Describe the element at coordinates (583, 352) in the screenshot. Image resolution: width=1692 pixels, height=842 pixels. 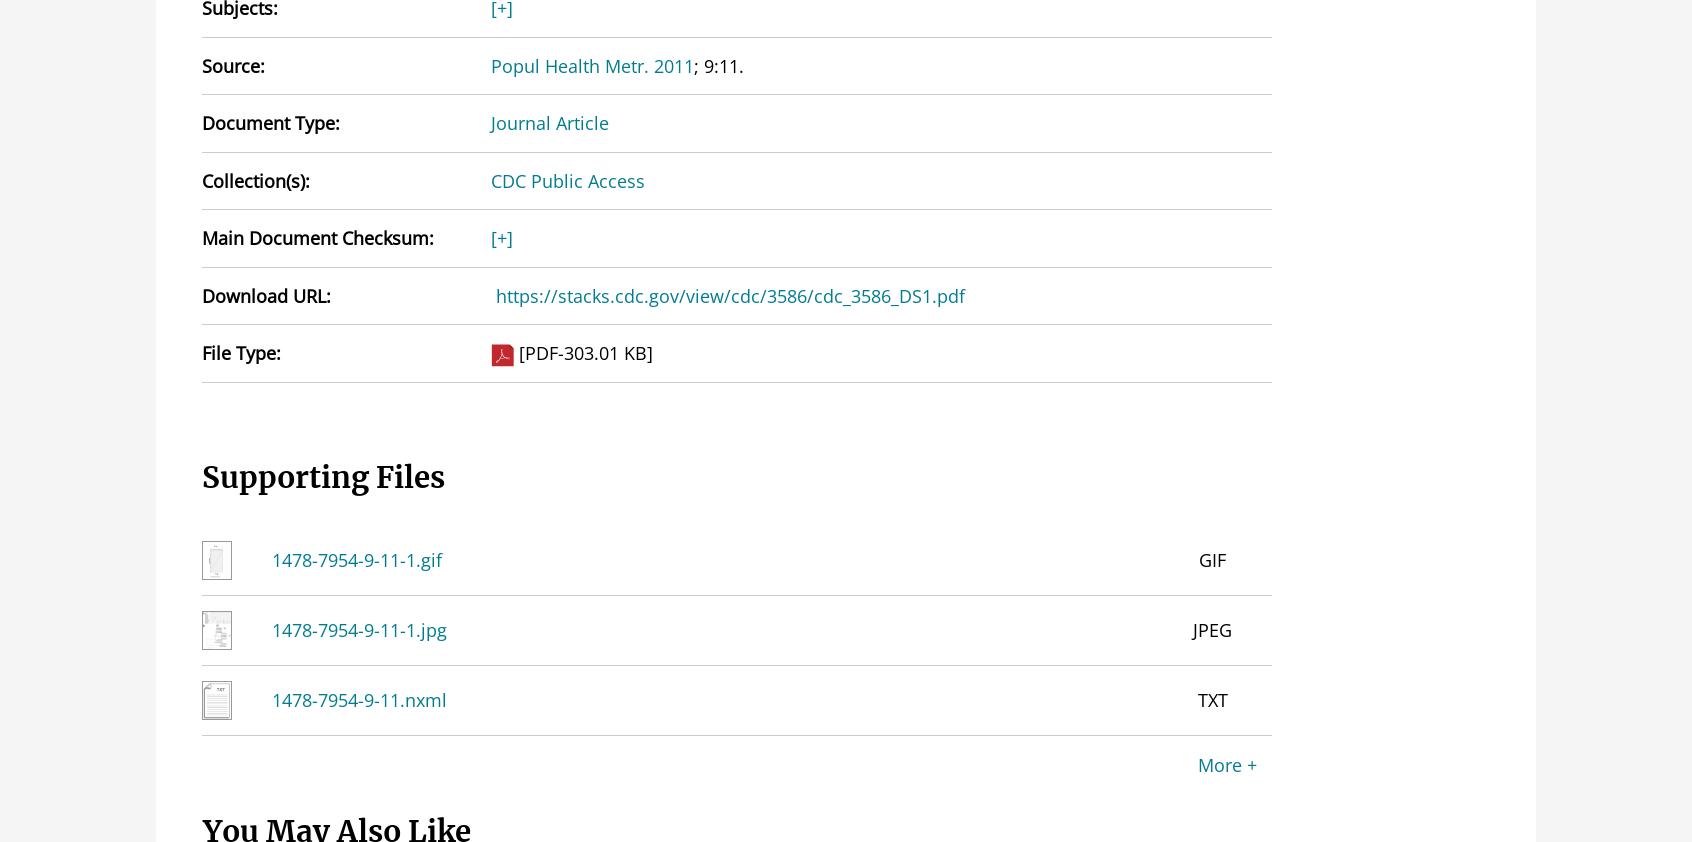
I see `'[PDF-303.01 KB]'` at that location.